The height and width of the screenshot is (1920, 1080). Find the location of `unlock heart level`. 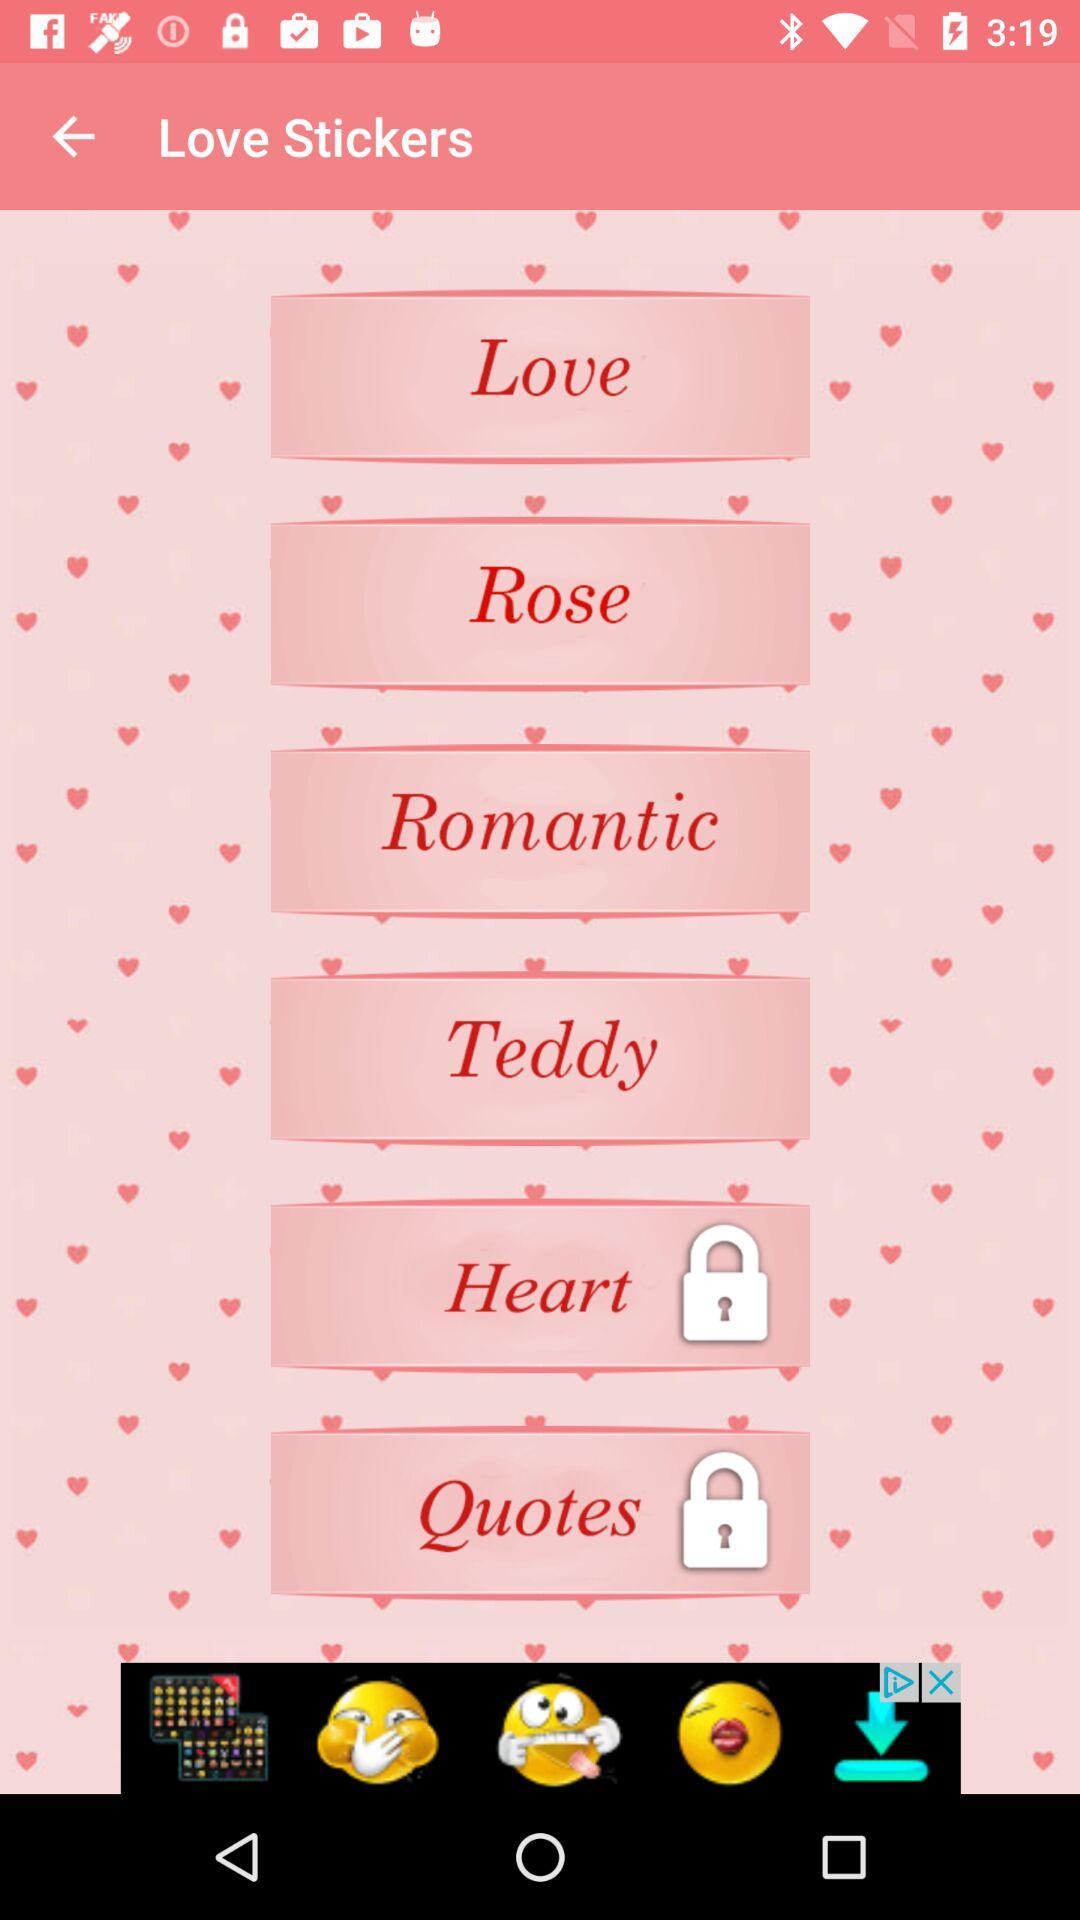

unlock heart level is located at coordinates (540, 1285).